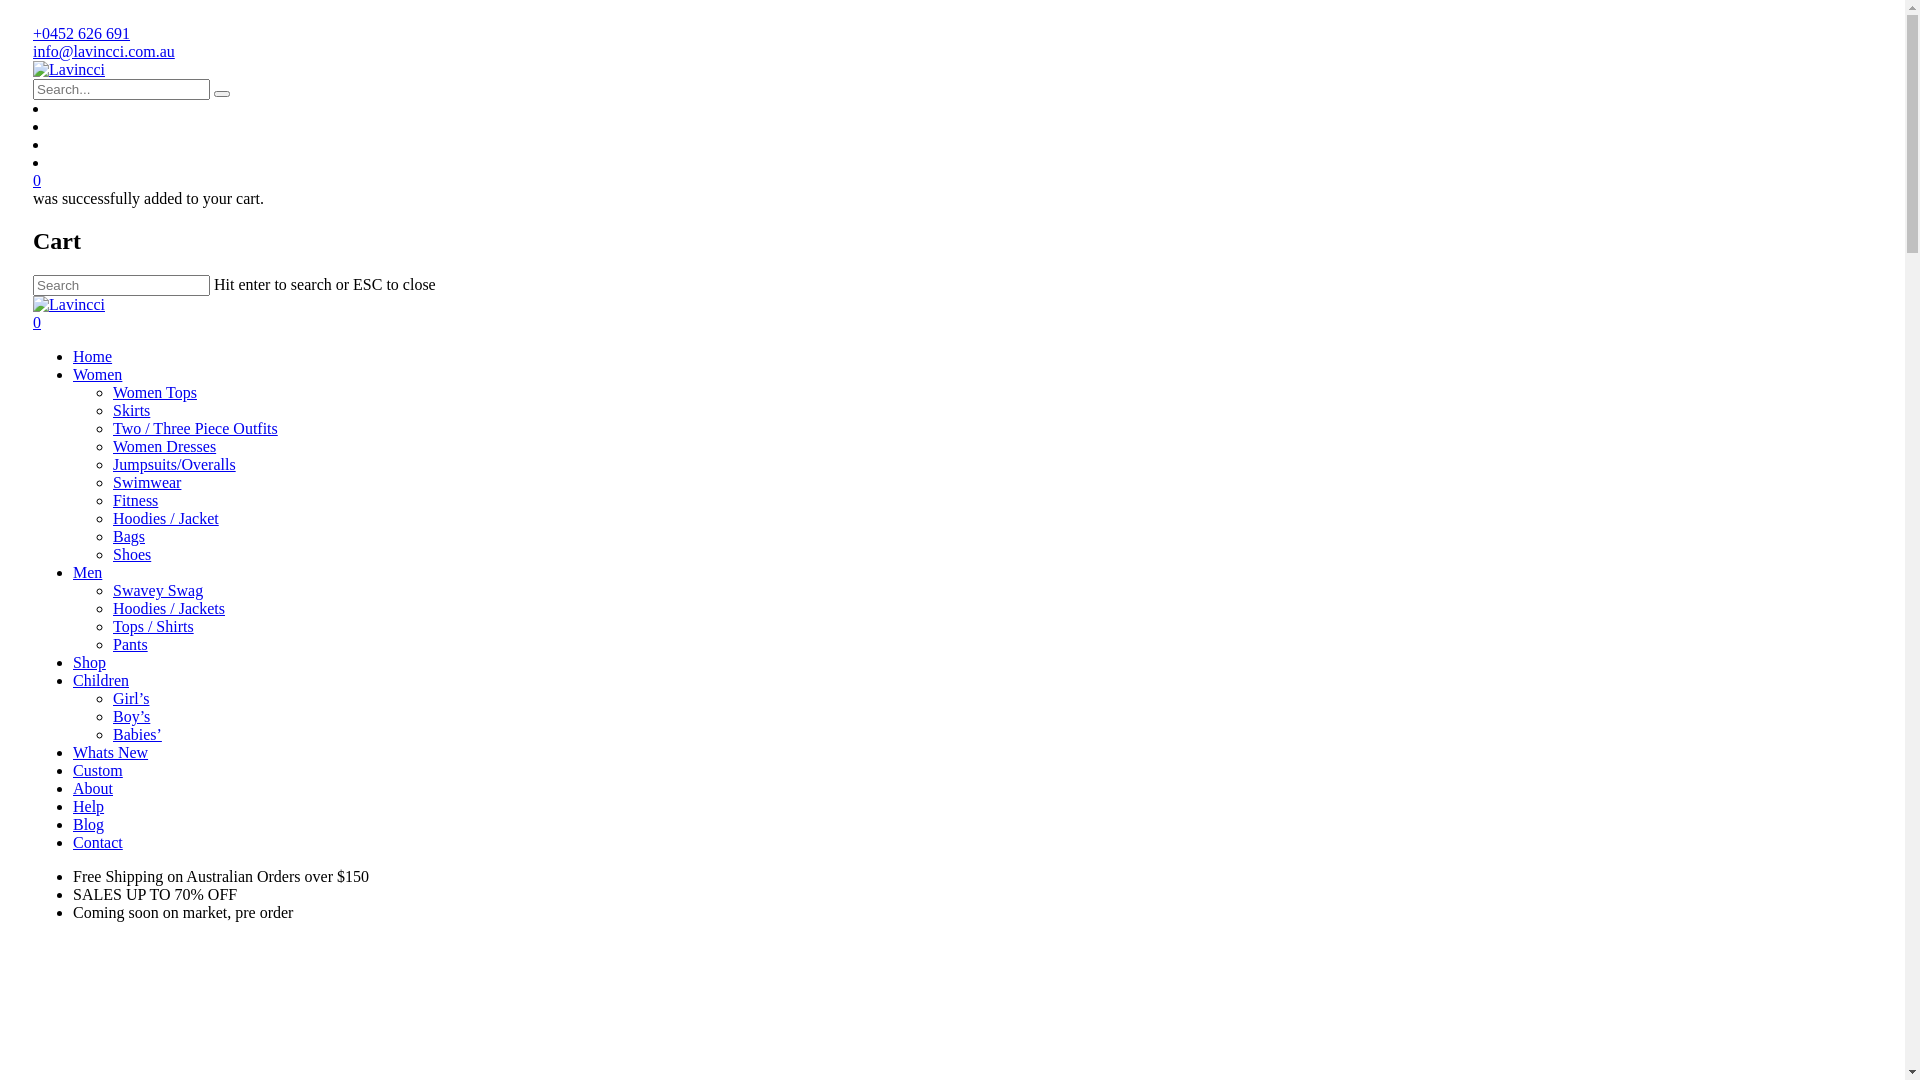 This screenshot has width=1920, height=1080. I want to click on 'Jumpsuits/Overalls', so click(112, 464).